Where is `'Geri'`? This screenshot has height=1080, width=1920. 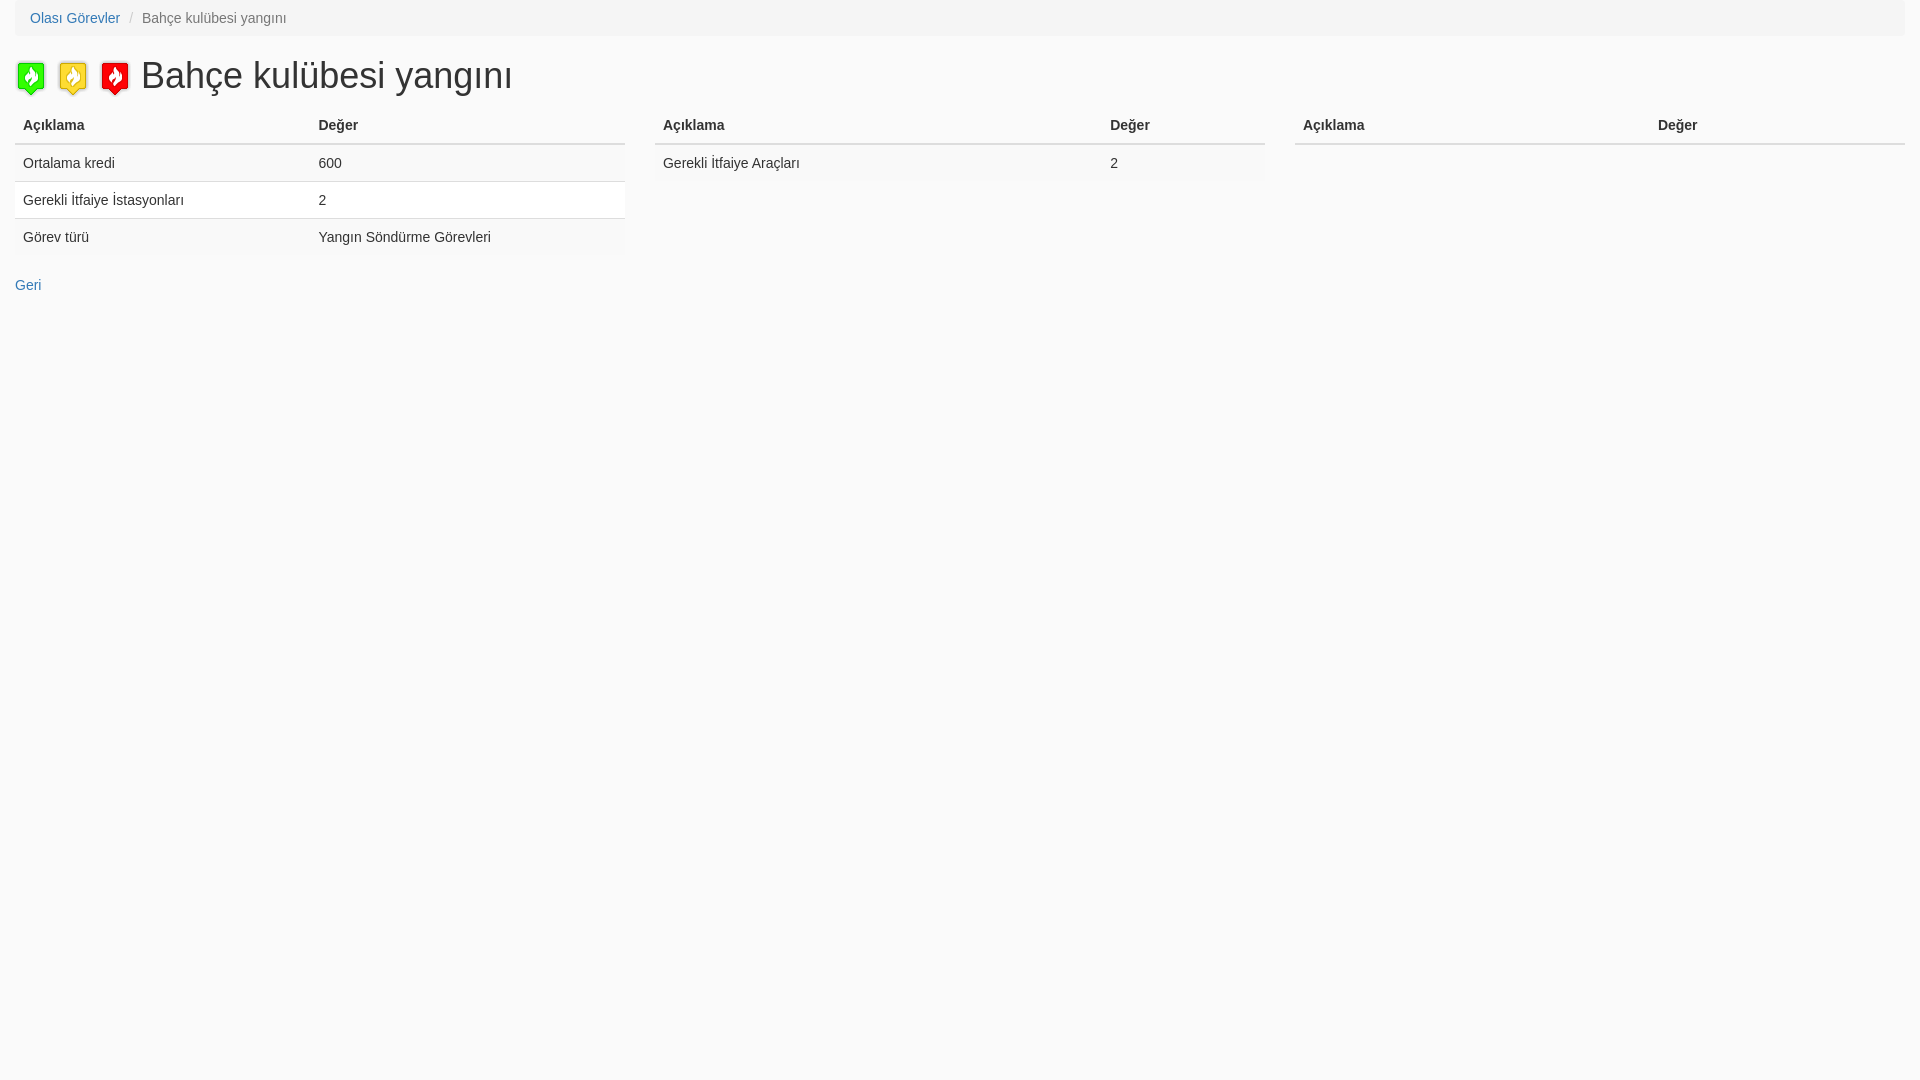 'Geri' is located at coordinates (28, 285).